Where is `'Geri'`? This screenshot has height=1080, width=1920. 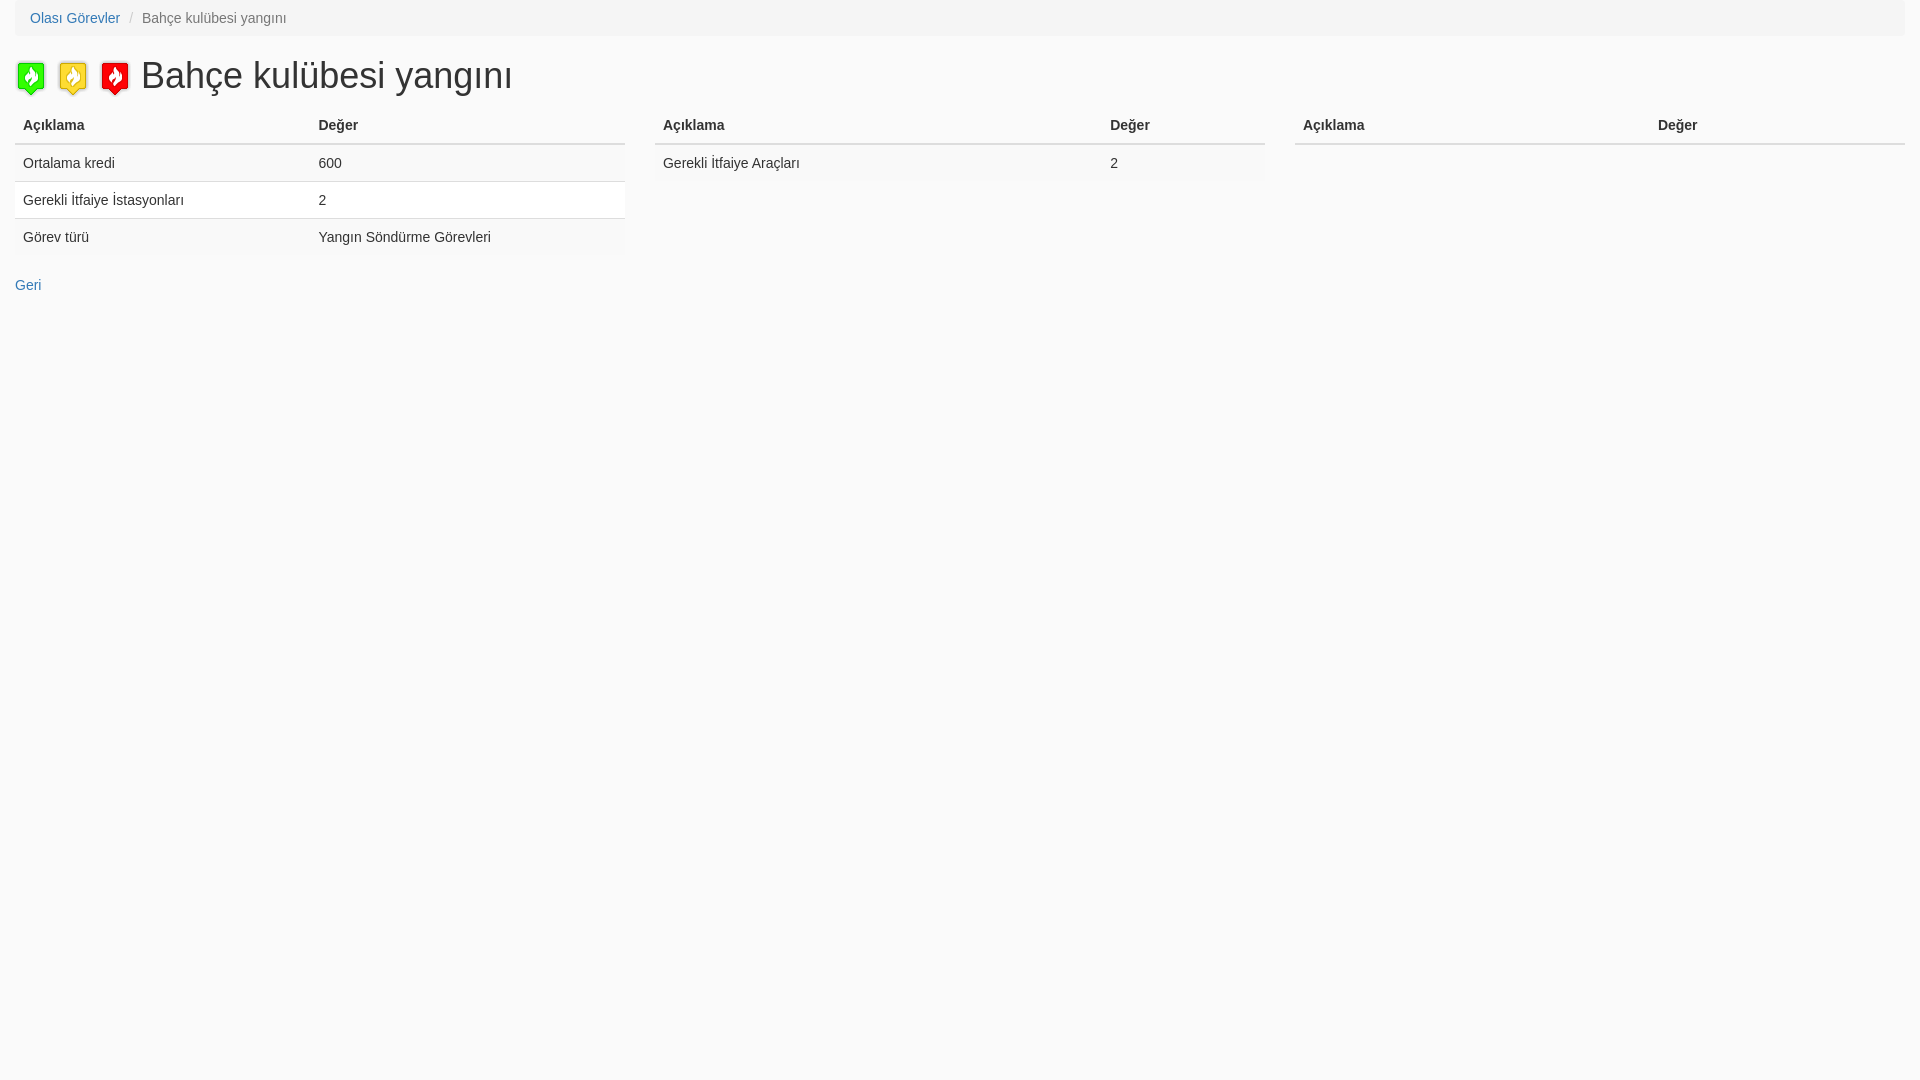 'Geri' is located at coordinates (28, 285).